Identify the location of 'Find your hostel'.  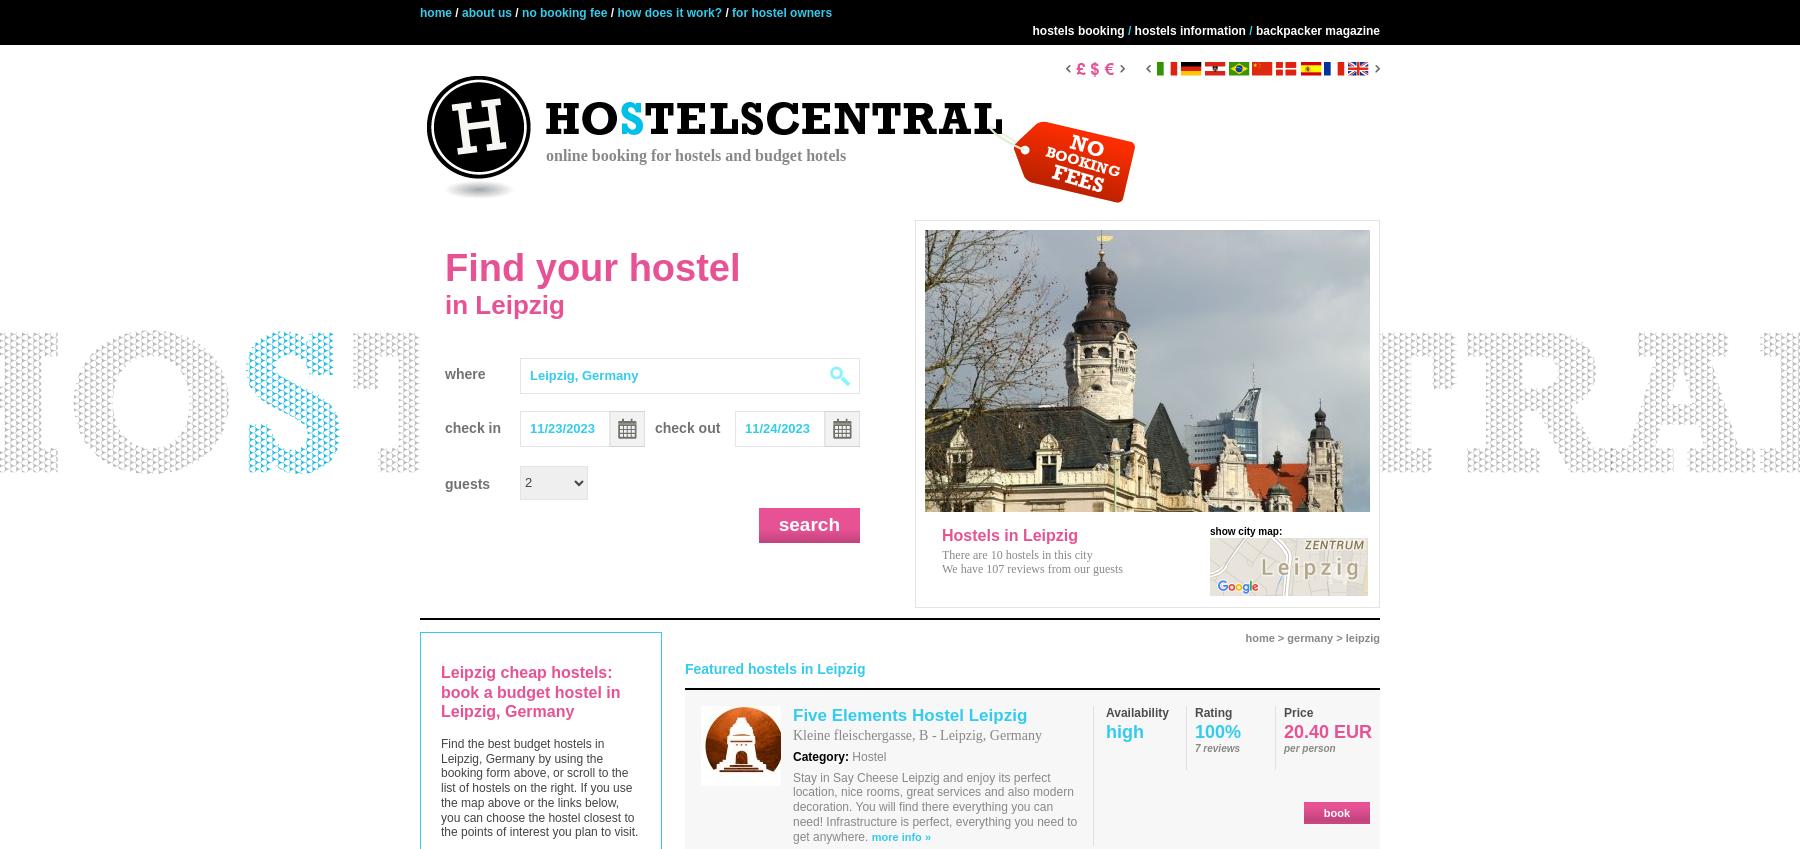
(592, 268).